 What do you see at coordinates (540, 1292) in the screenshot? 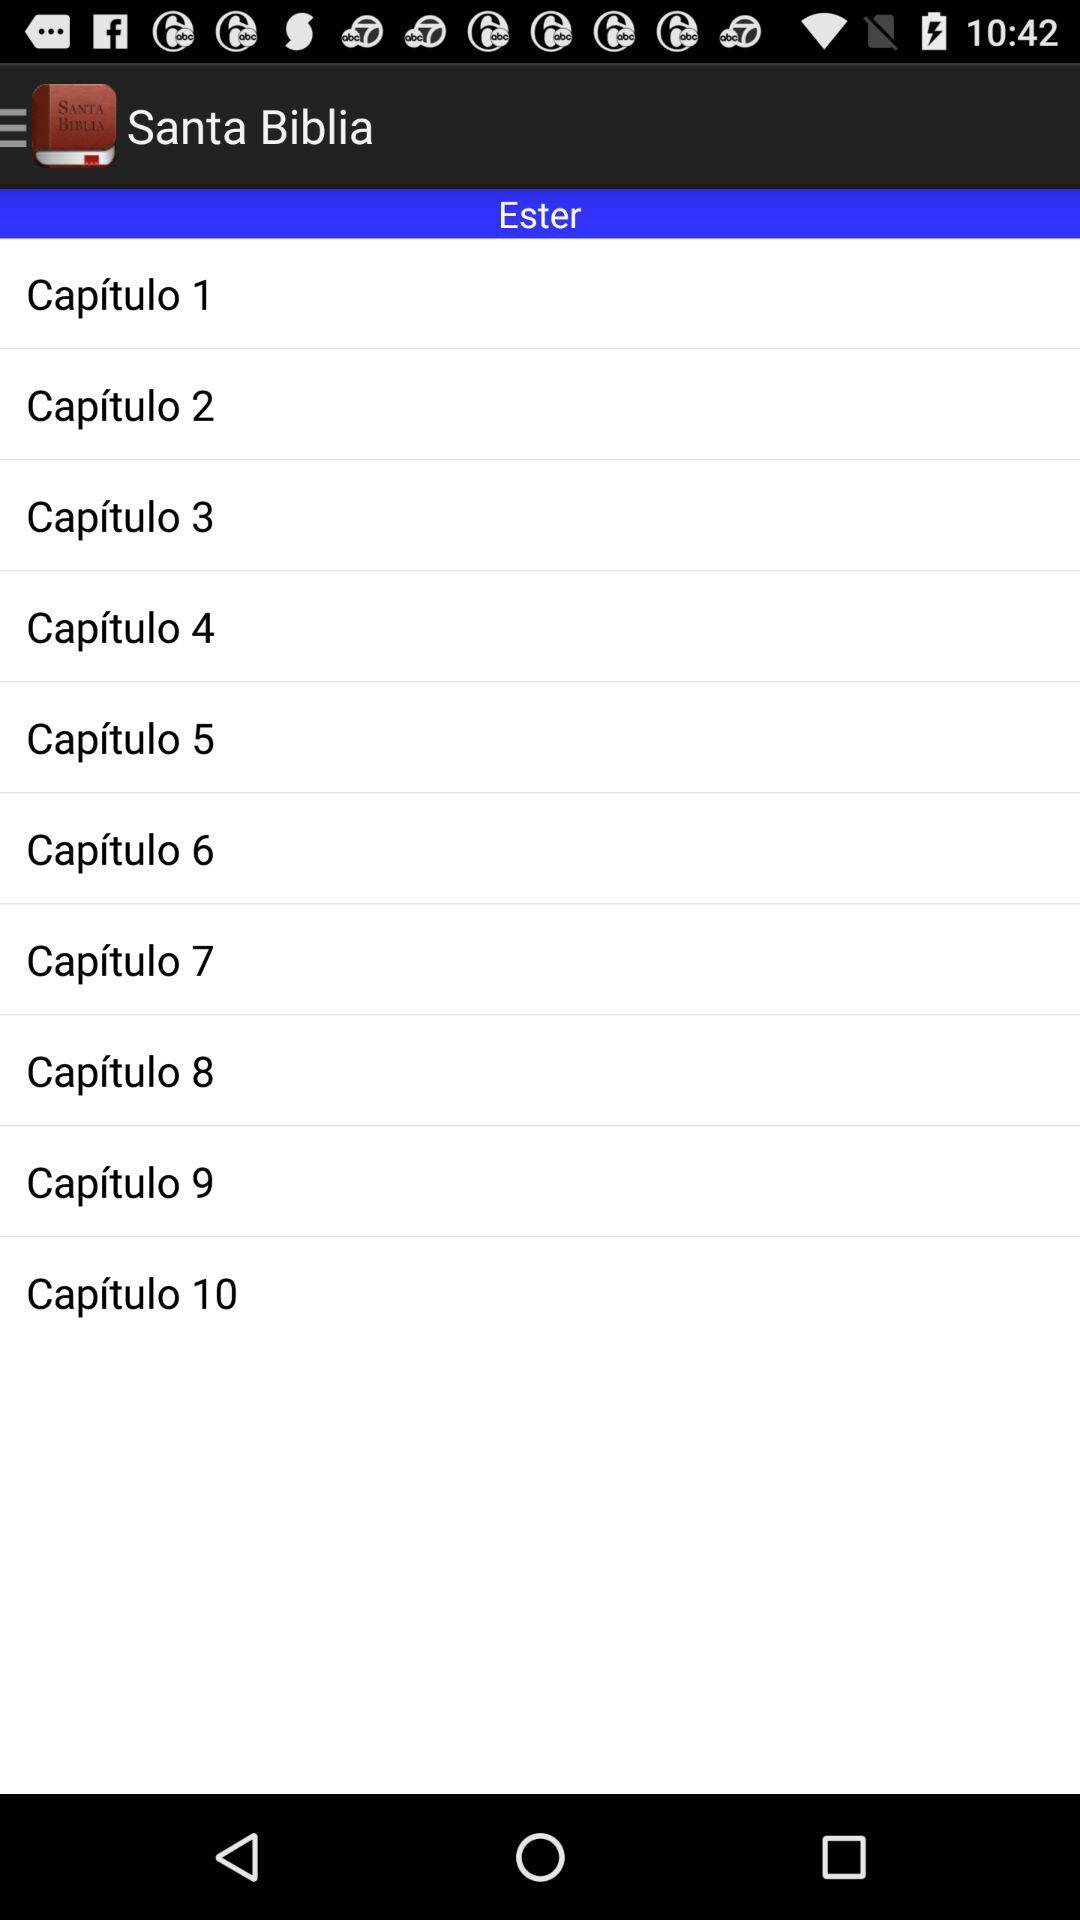
I see `icon at the bottom` at bounding box center [540, 1292].